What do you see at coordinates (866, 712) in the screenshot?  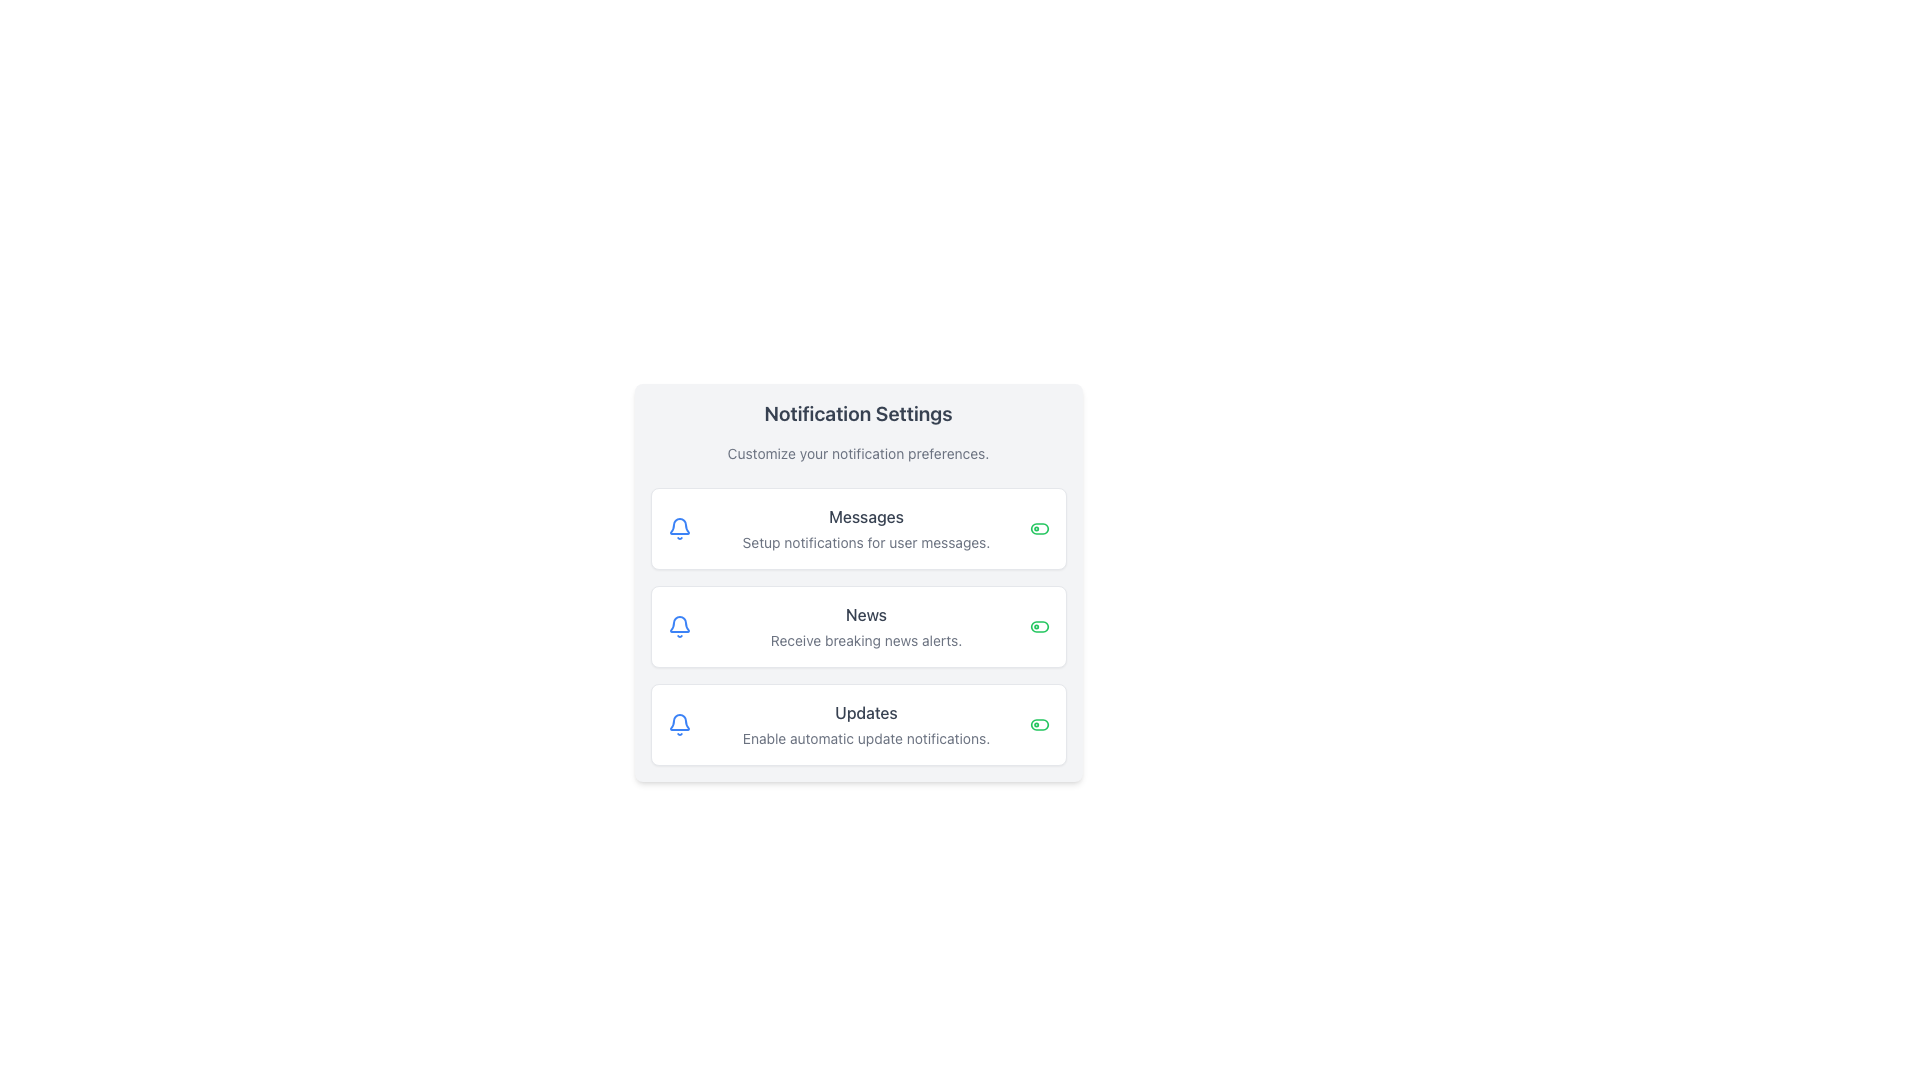 I see `the text label that serves as the title for the setting option related to updates, located in the third setting option within the 'Notification Settings' panel` at bounding box center [866, 712].